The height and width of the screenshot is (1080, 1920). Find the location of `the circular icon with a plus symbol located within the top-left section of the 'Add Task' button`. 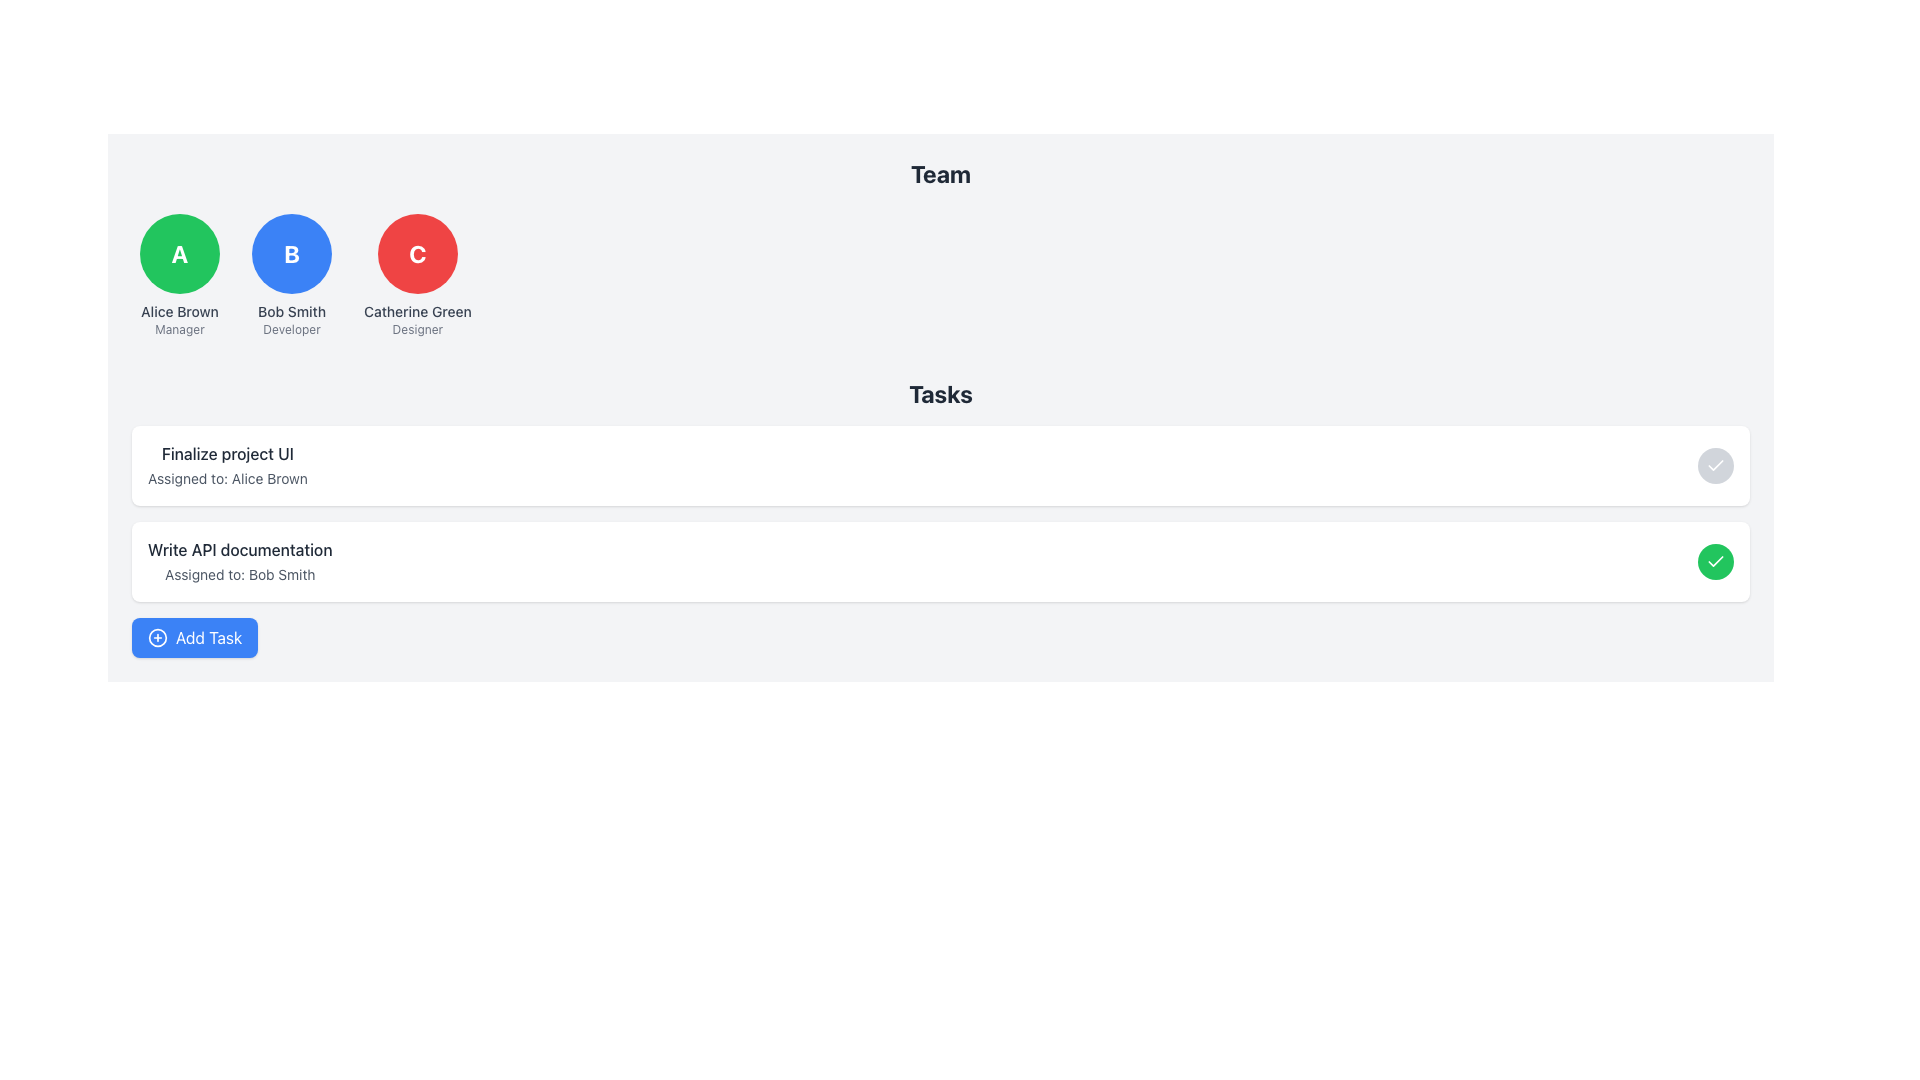

the circular icon with a plus symbol located within the top-left section of the 'Add Task' button is located at coordinates (157, 637).